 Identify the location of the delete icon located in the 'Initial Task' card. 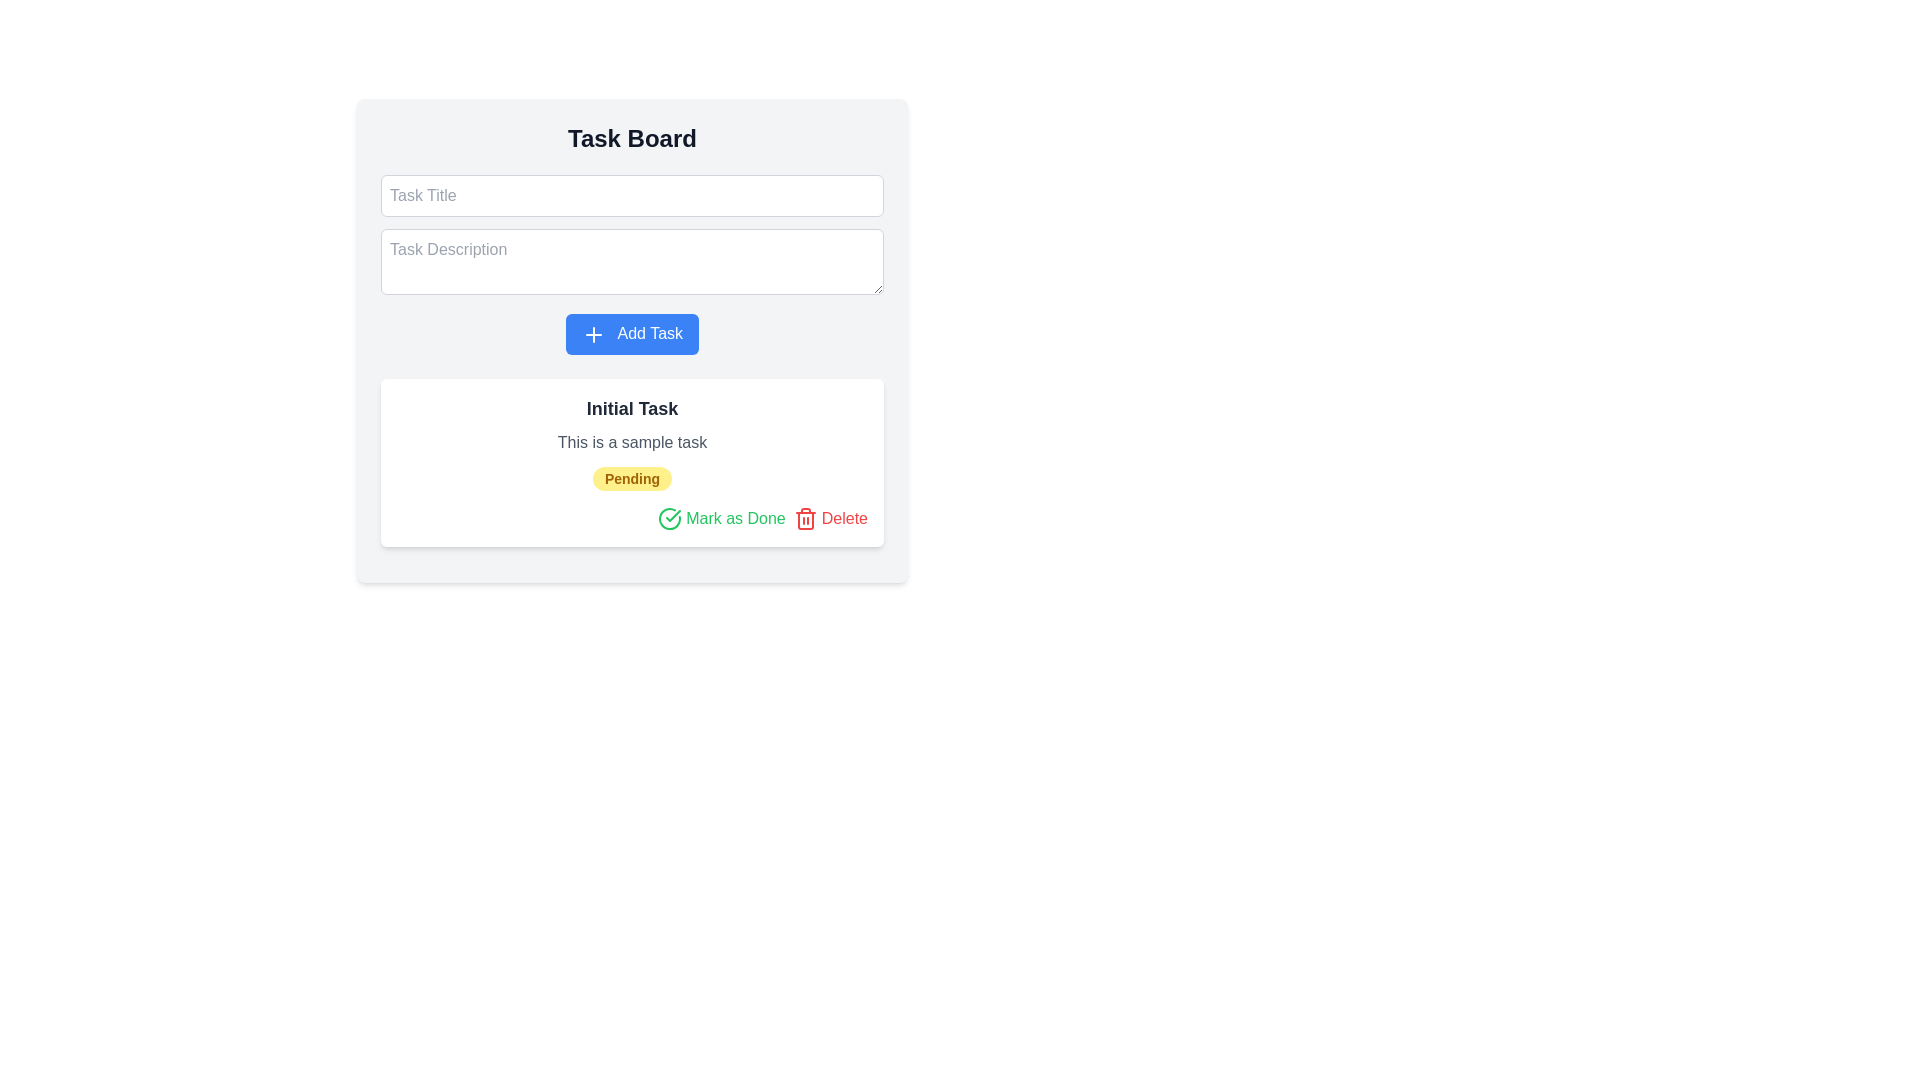
(805, 517).